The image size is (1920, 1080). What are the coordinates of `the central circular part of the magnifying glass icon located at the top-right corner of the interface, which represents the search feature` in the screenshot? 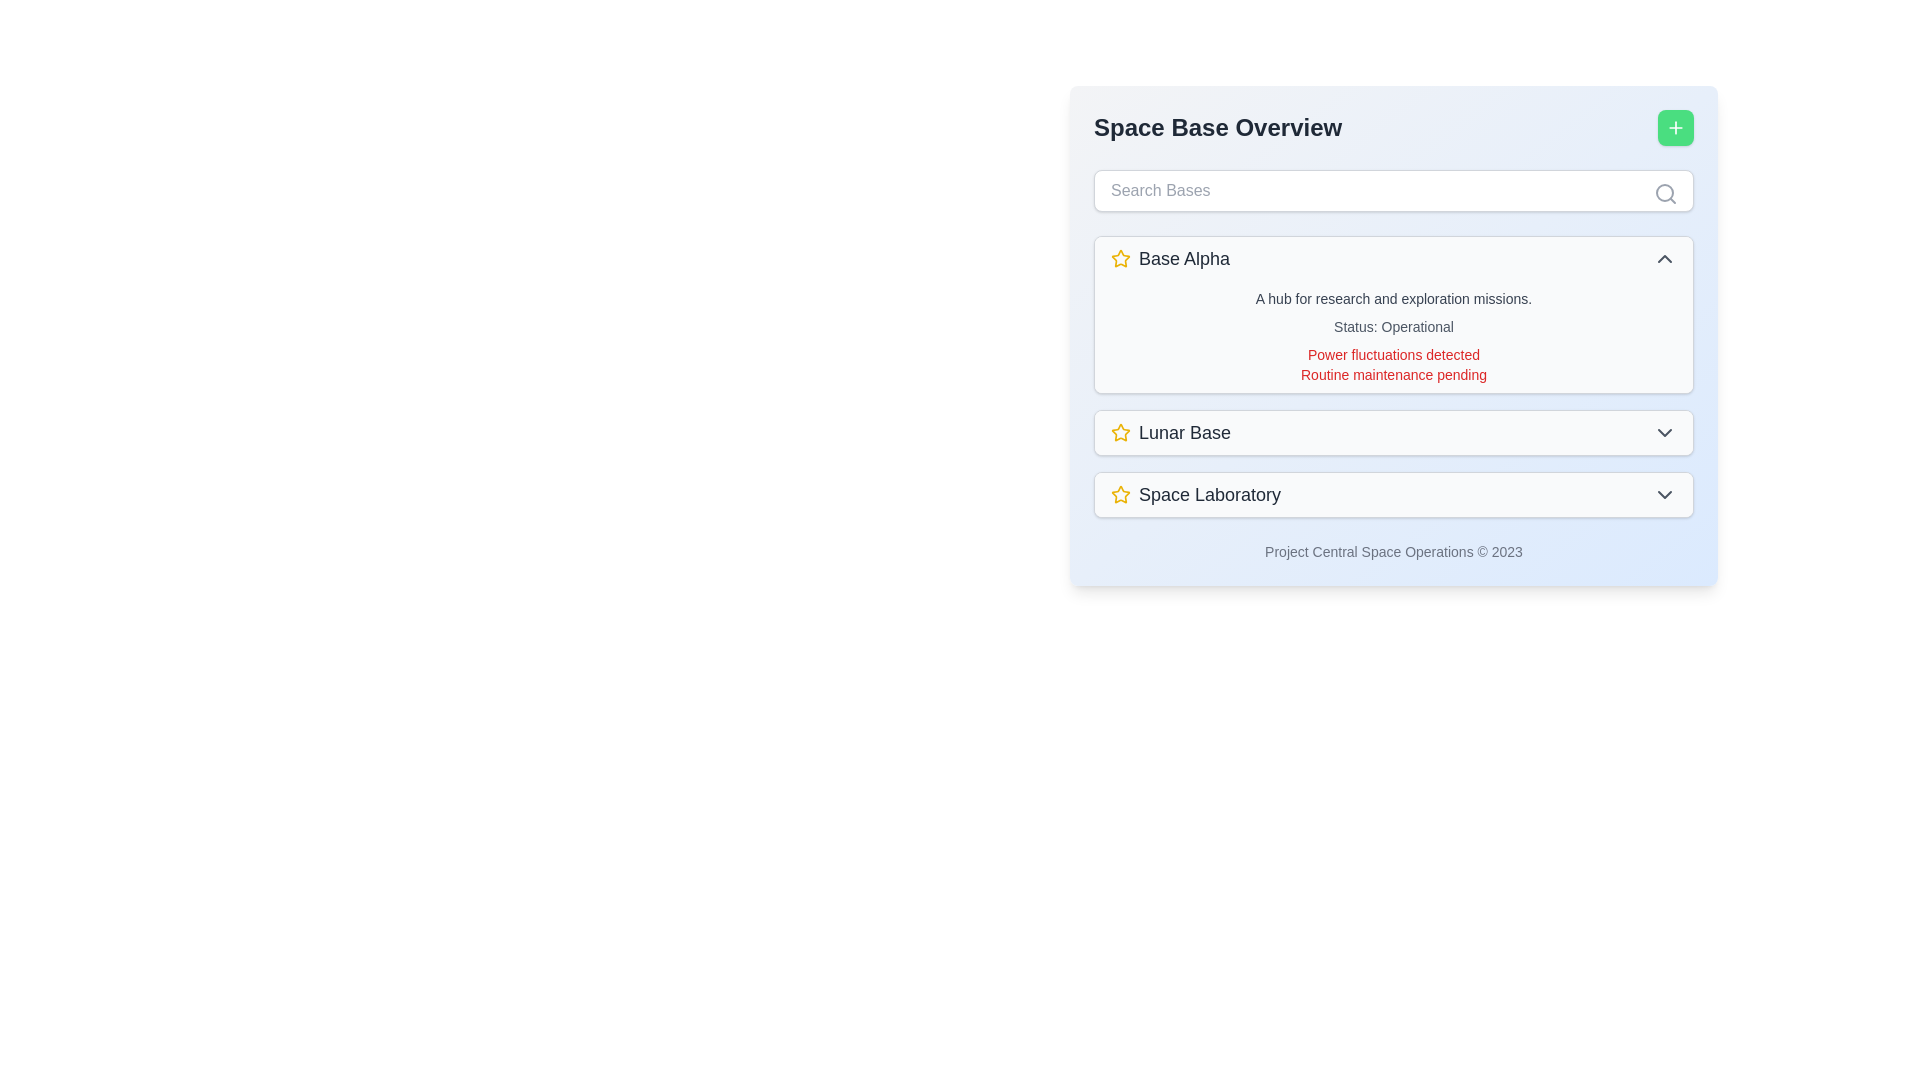 It's located at (1665, 192).